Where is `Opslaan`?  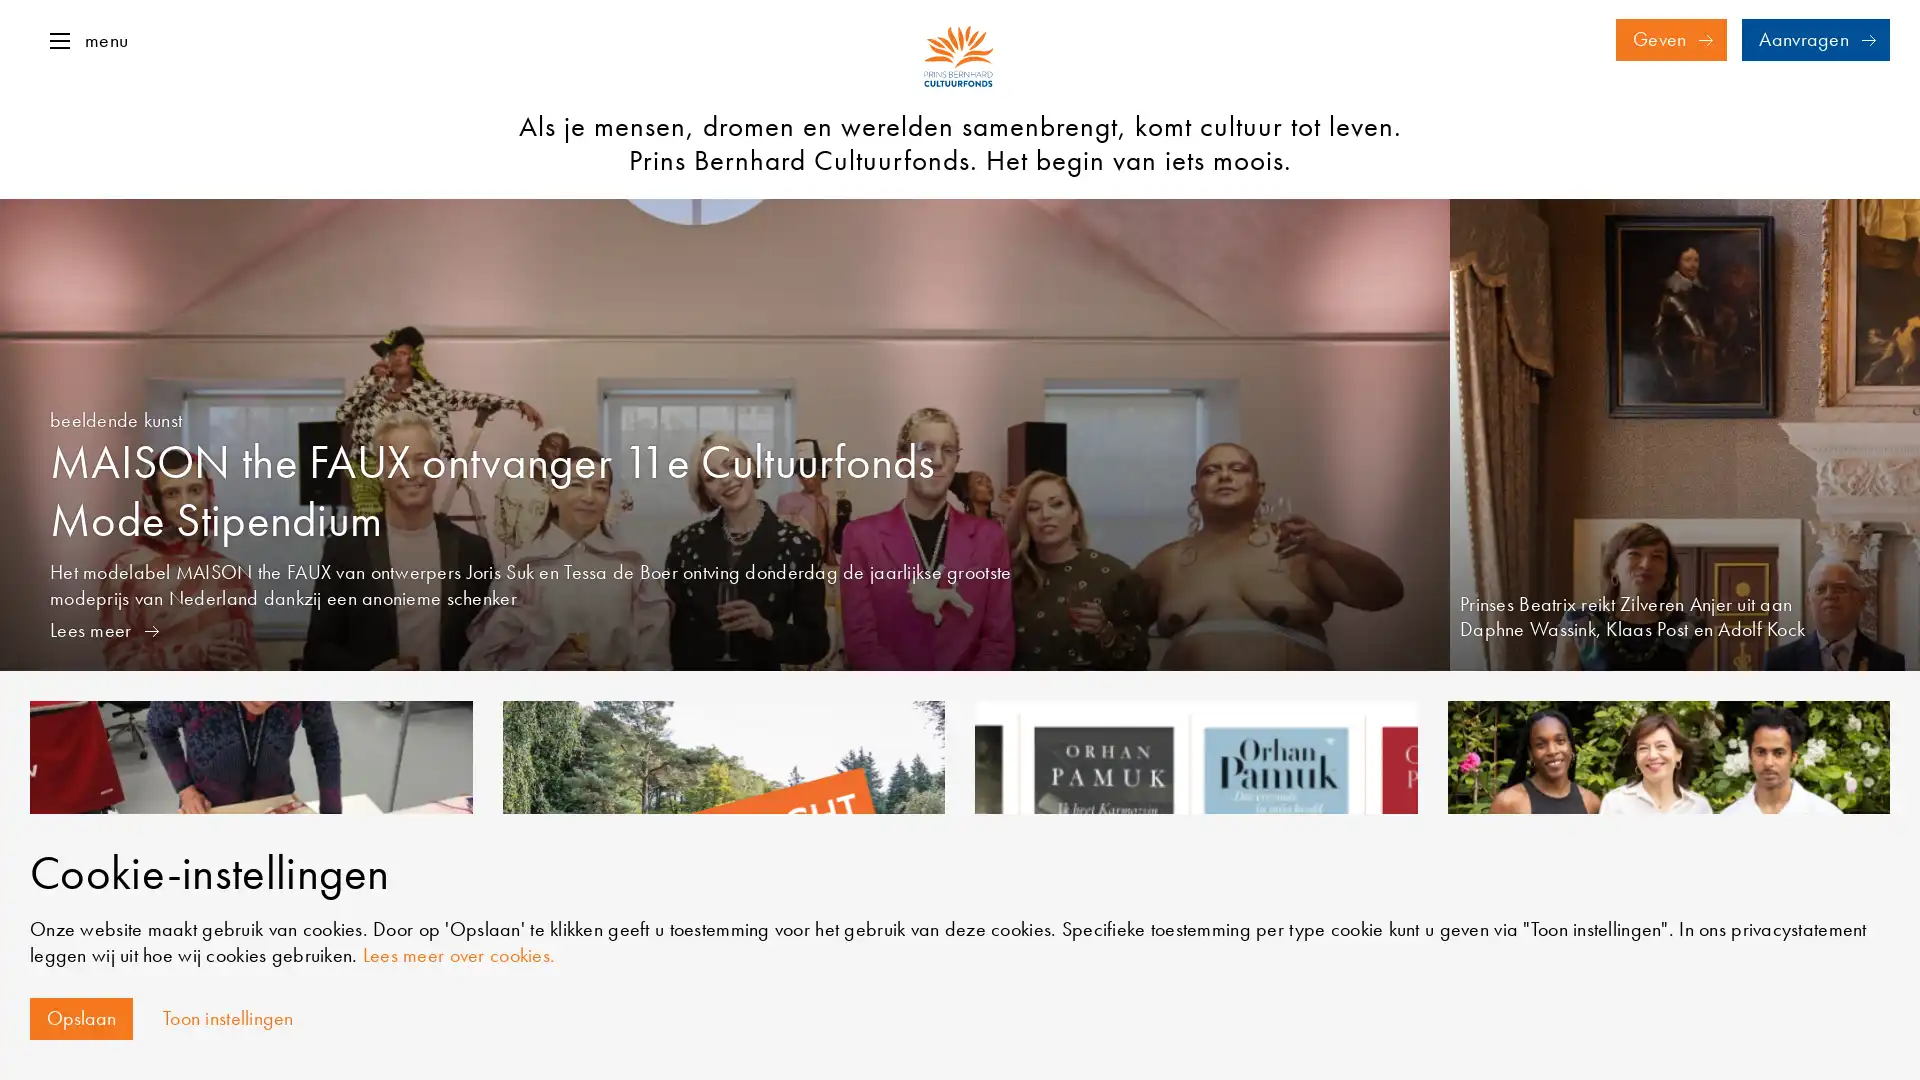
Opslaan is located at coordinates (80, 1018).